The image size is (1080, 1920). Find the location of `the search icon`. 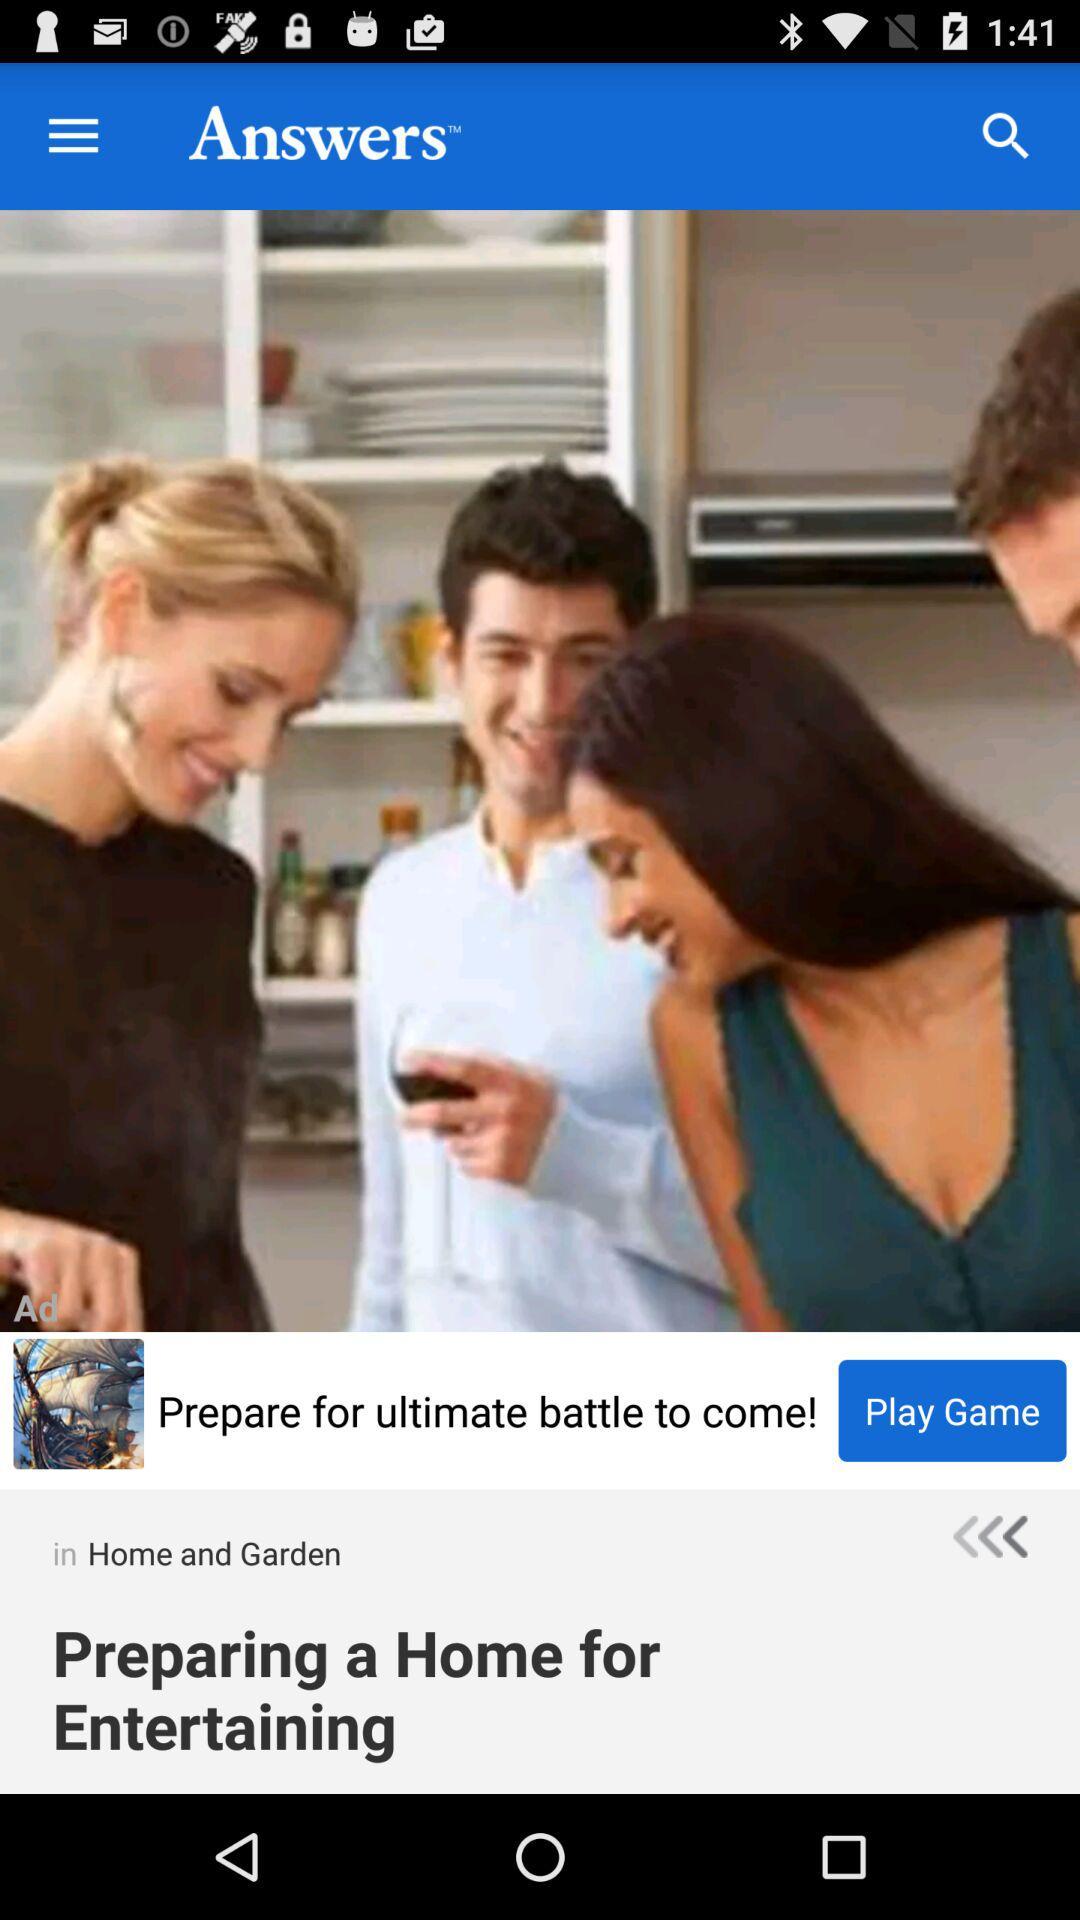

the search icon is located at coordinates (1006, 145).